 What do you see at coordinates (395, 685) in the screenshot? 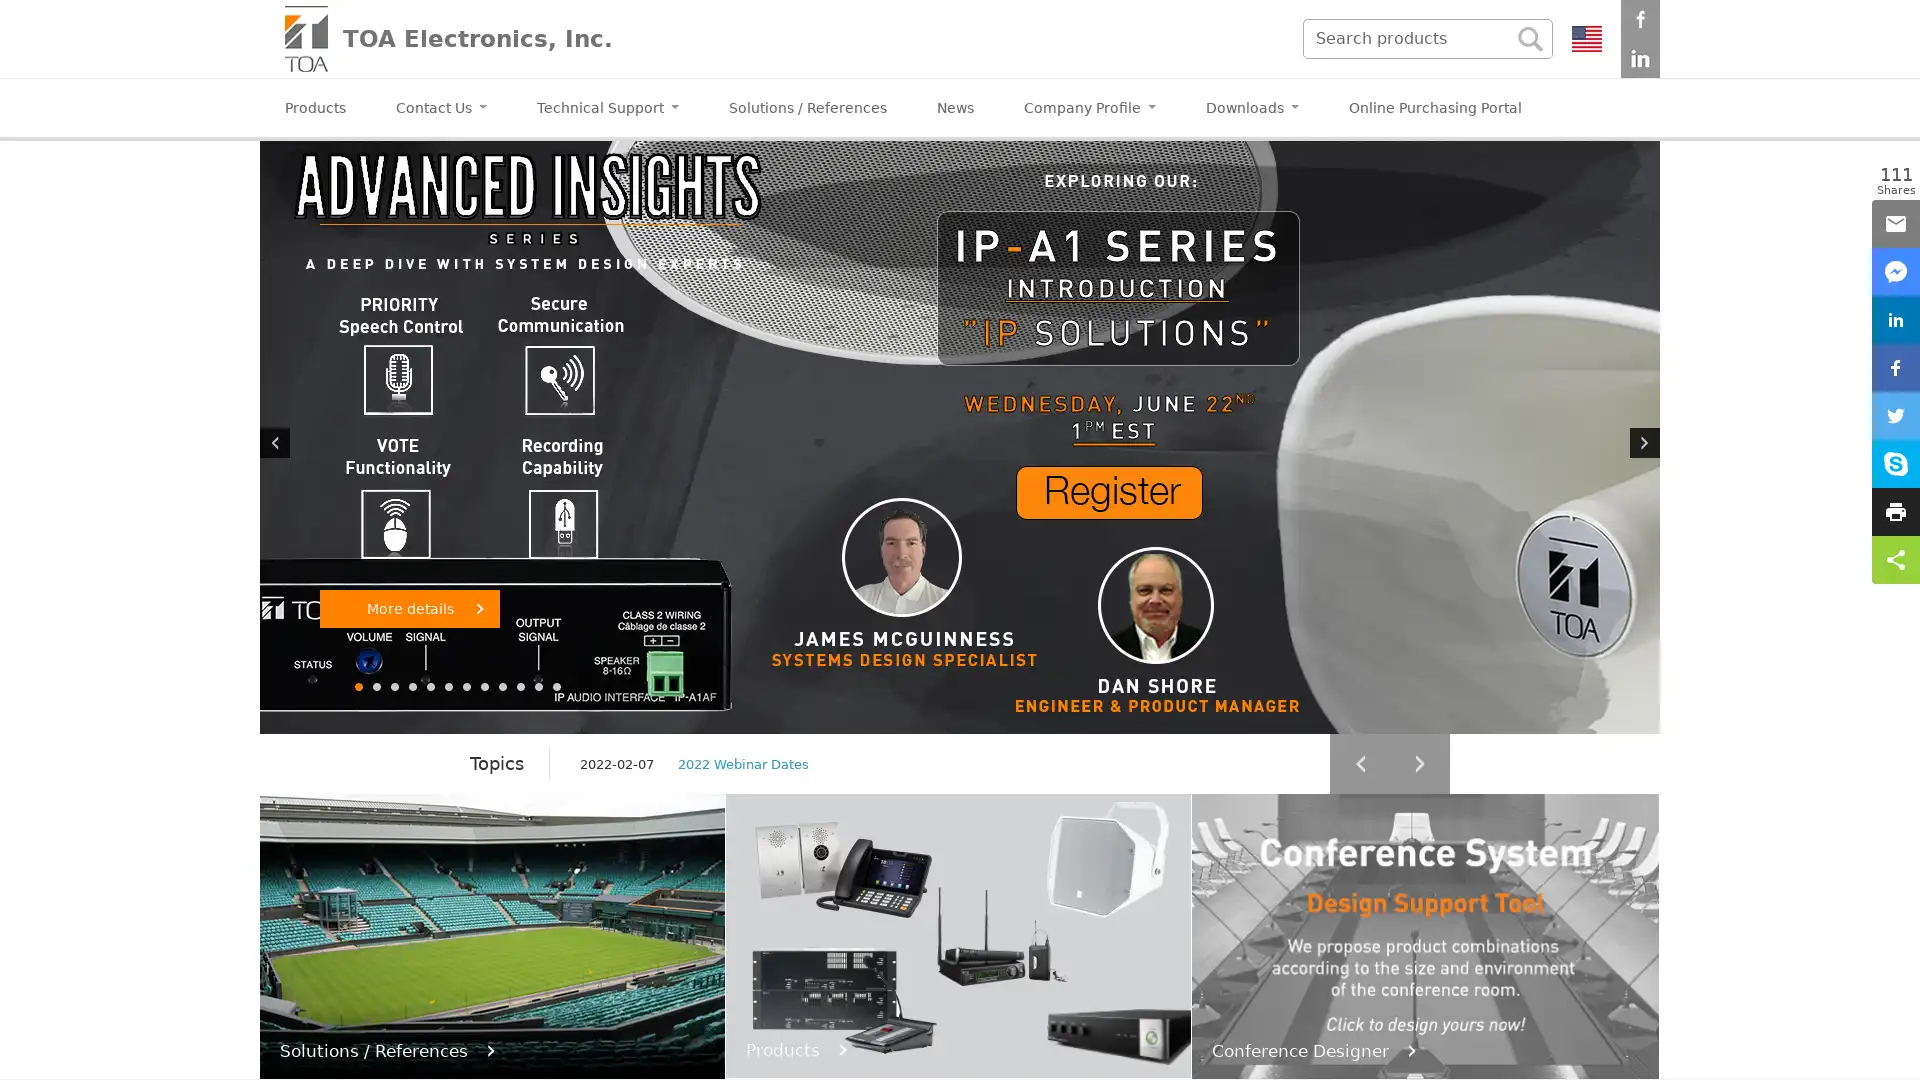
I see `3` at bounding box center [395, 685].